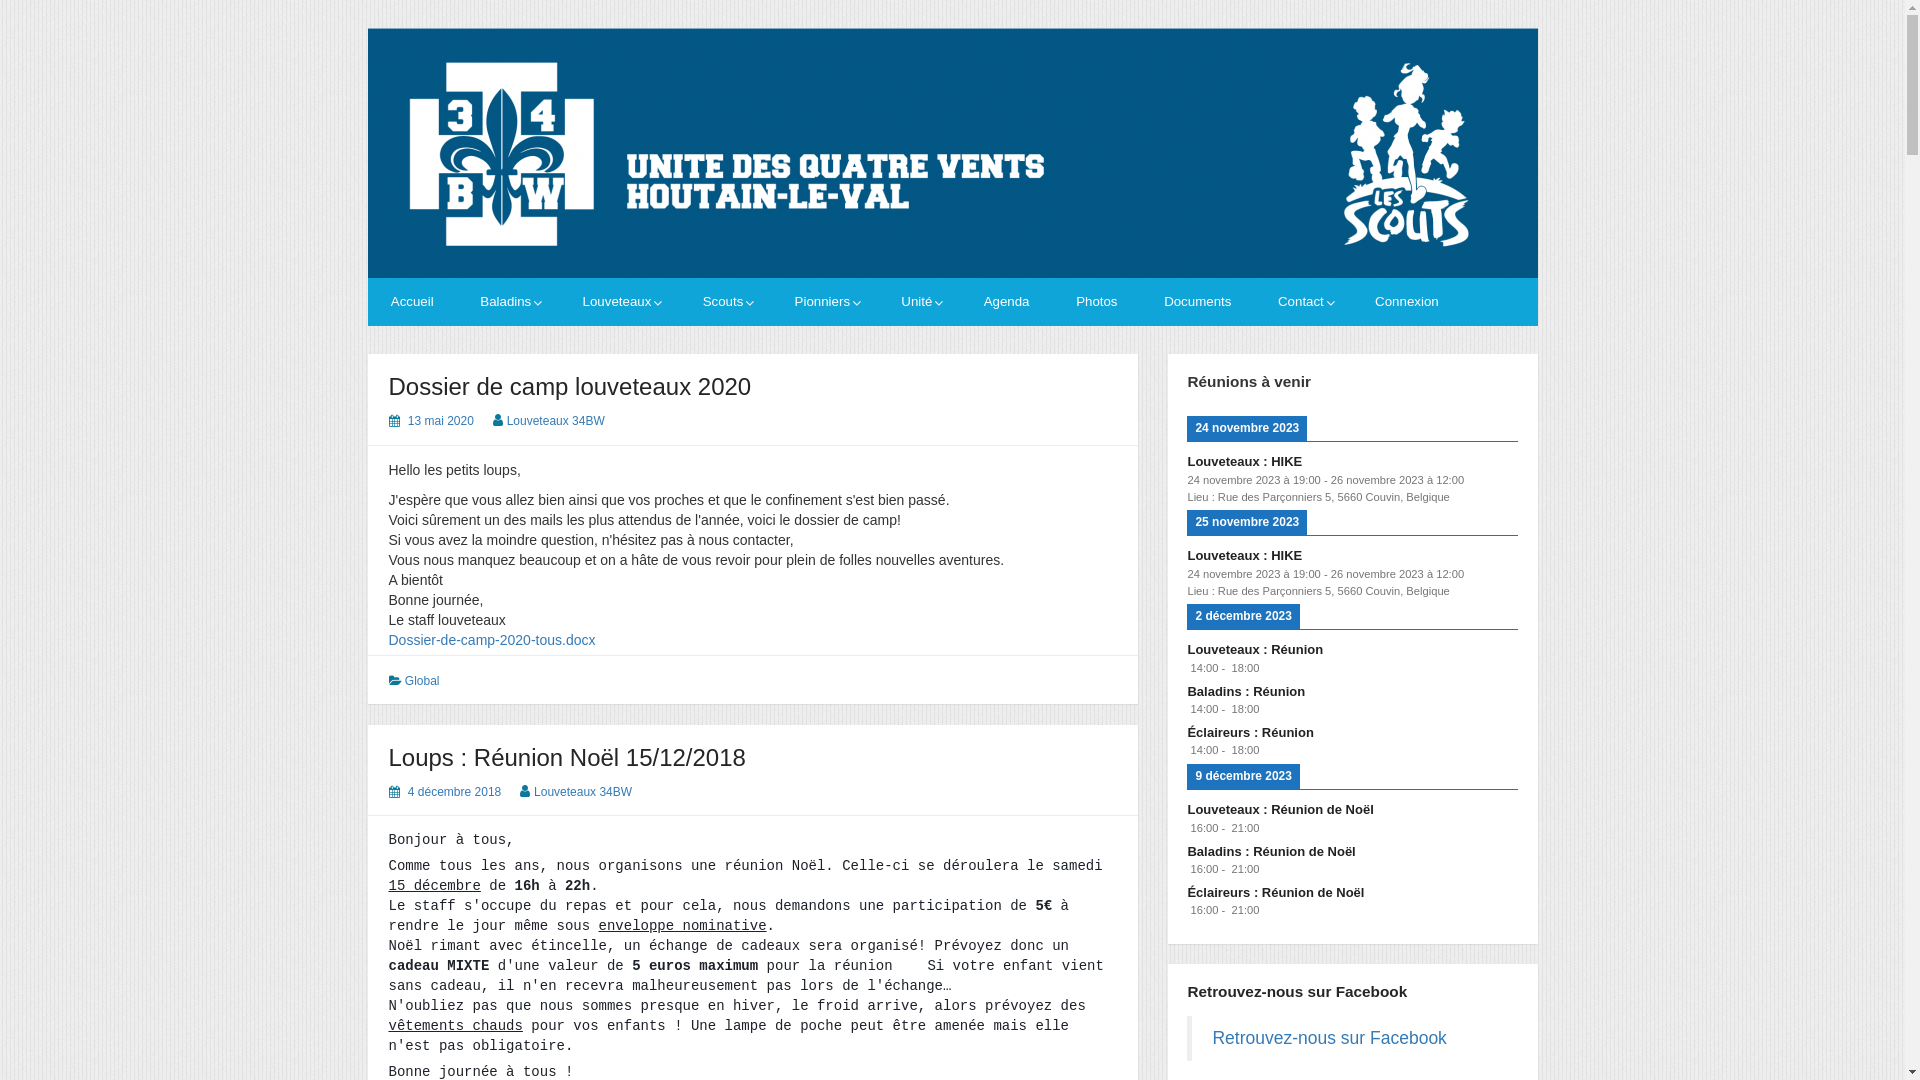 Image resolution: width=1920 pixels, height=1080 pixels. I want to click on '13 mai 2020', so click(440, 419).